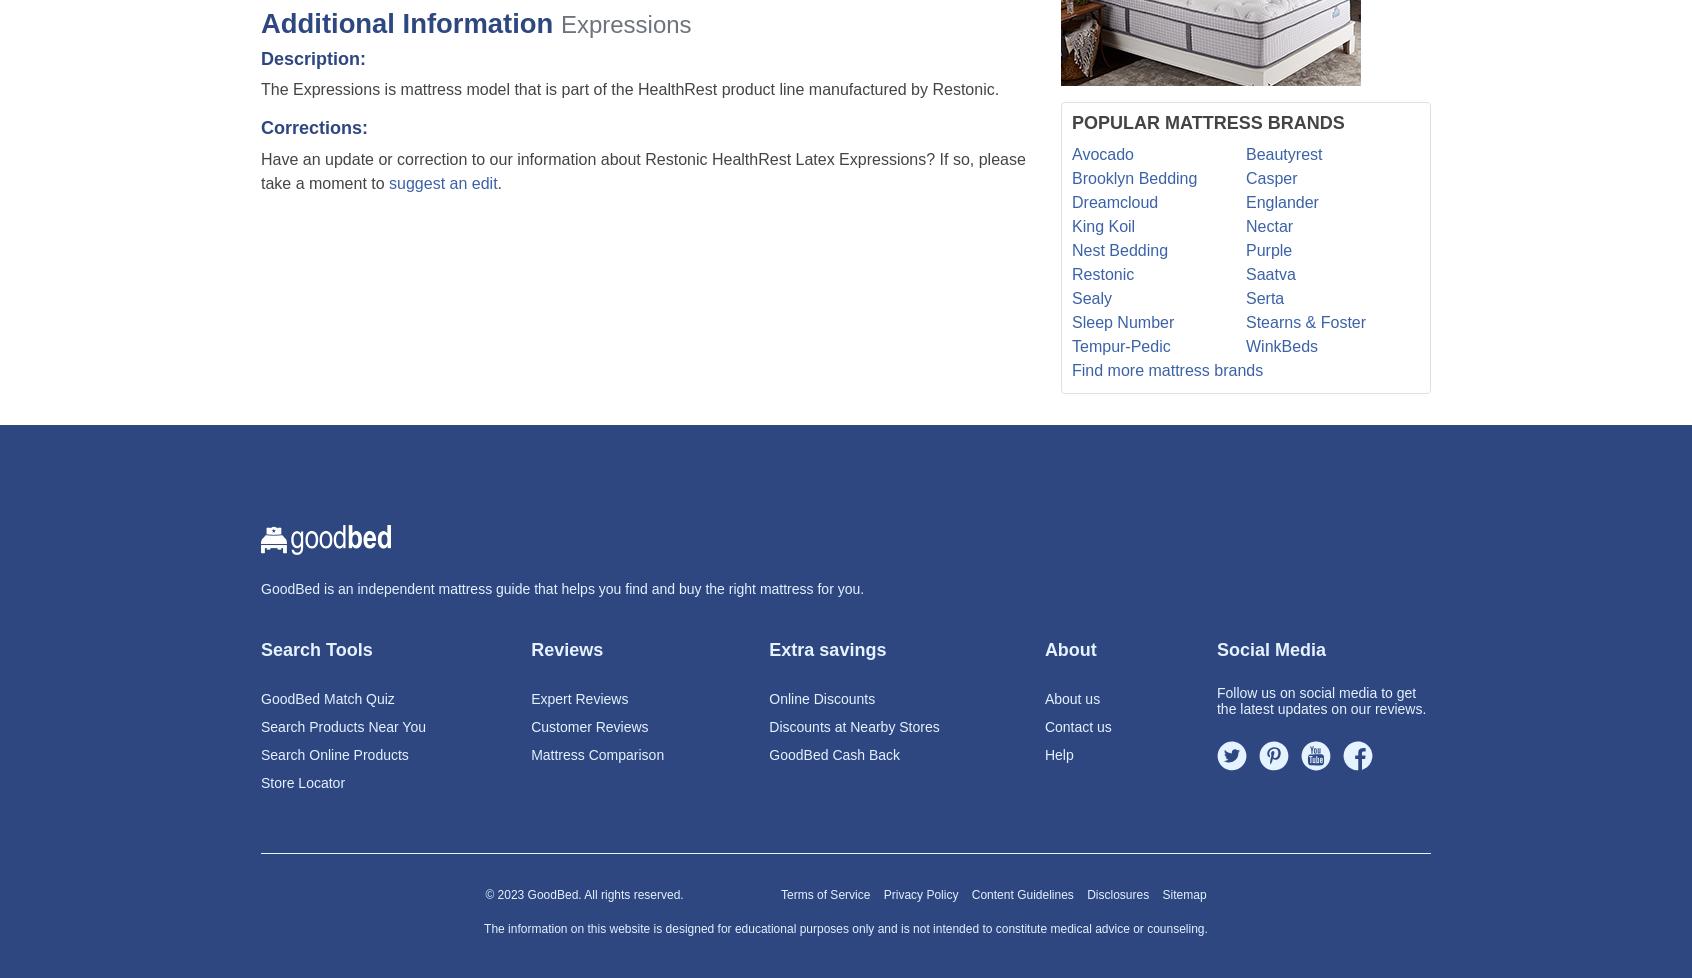 The height and width of the screenshot is (978, 1692). What do you see at coordinates (834, 753) in the screenshot?
I see `'GoodBed Cash Back'` at bounding box center [834, 753].